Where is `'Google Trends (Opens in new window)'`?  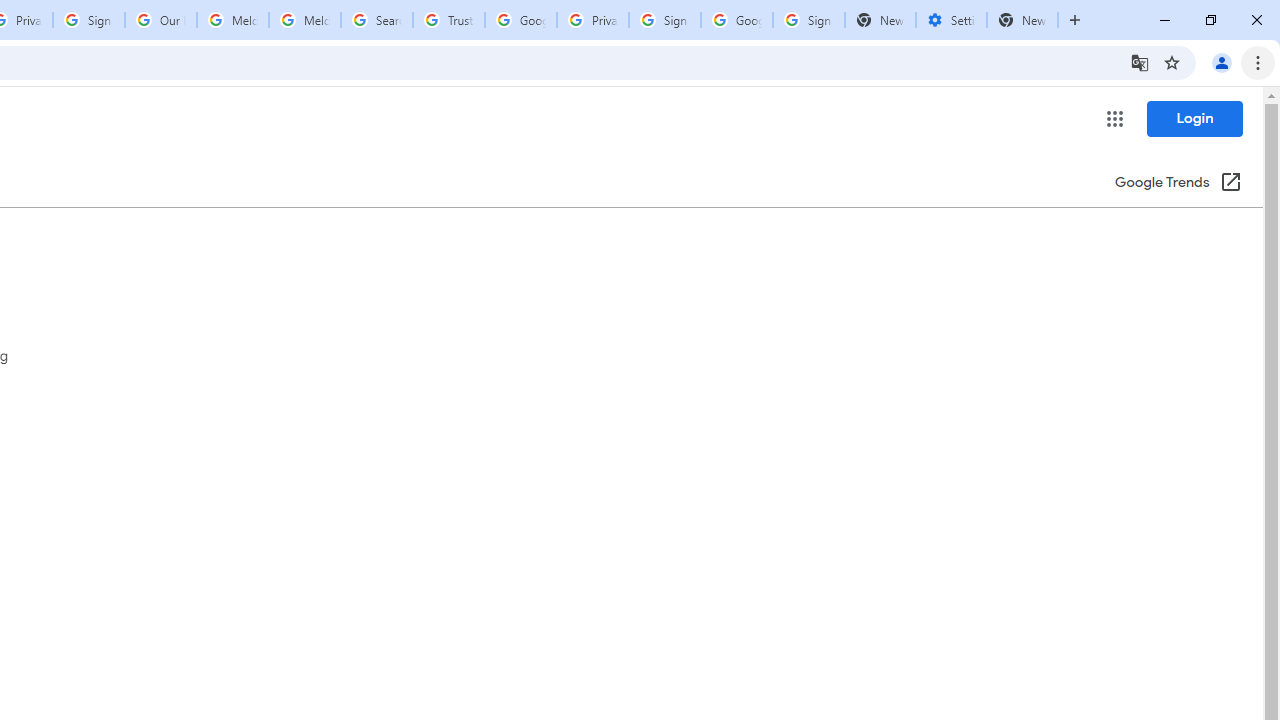 'Google Trends (Opens in new window)' is located at coordinates (1178, 183).